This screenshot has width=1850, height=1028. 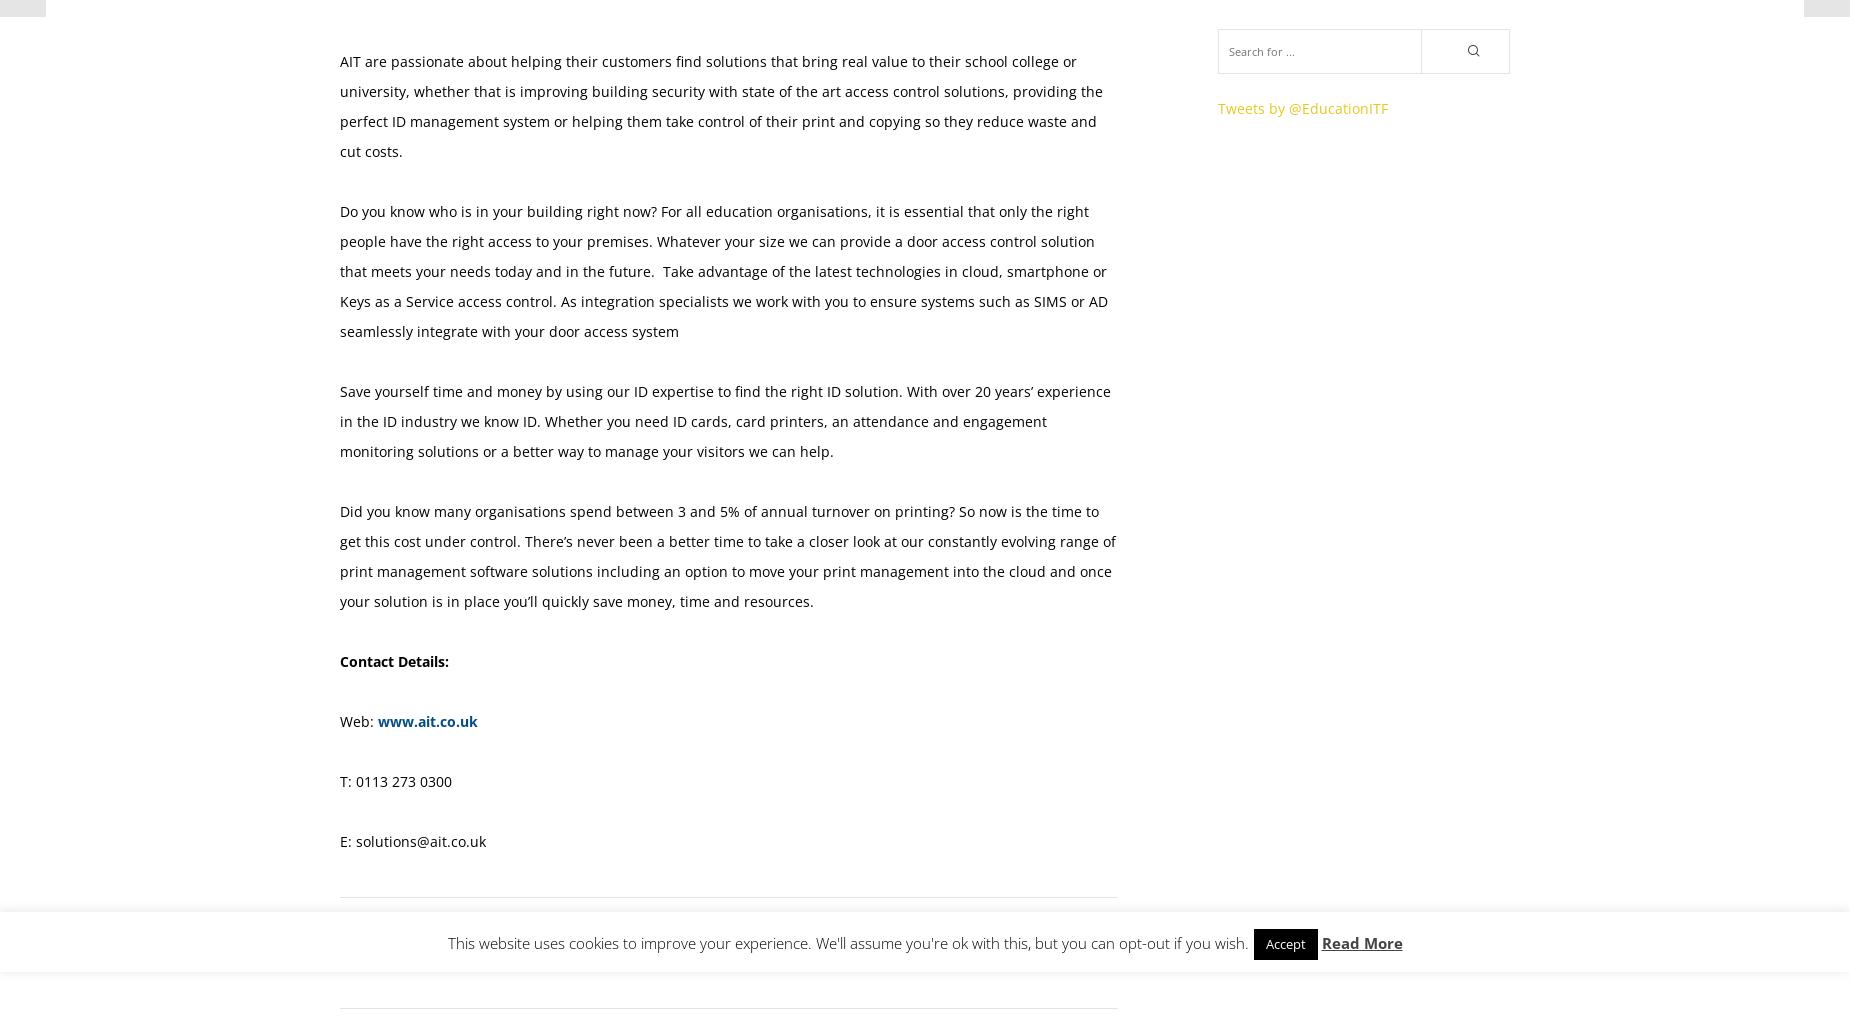 I want to click on 'www.ait.co.uk', so click(x=427, y=720).